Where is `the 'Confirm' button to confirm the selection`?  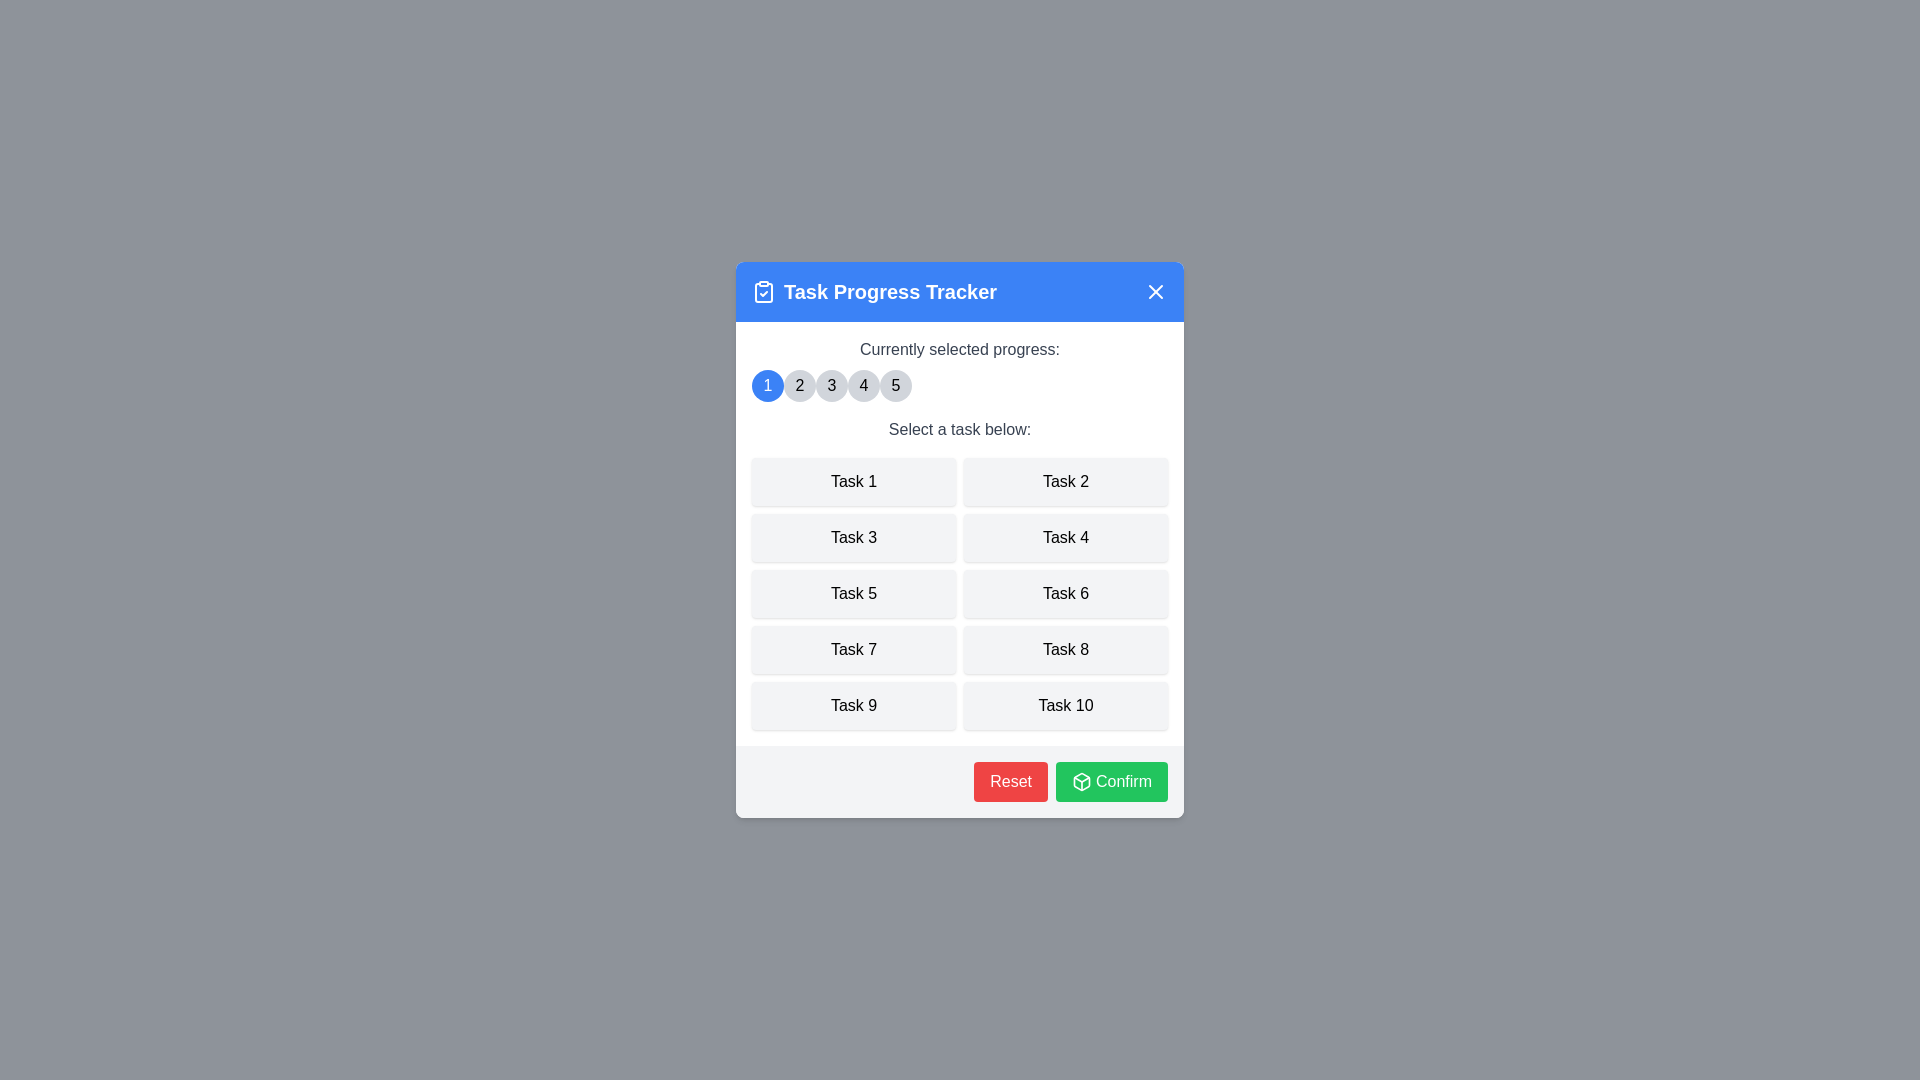 the 'Confirm' button to confirm the selection is located at coordinates (1111, 781).